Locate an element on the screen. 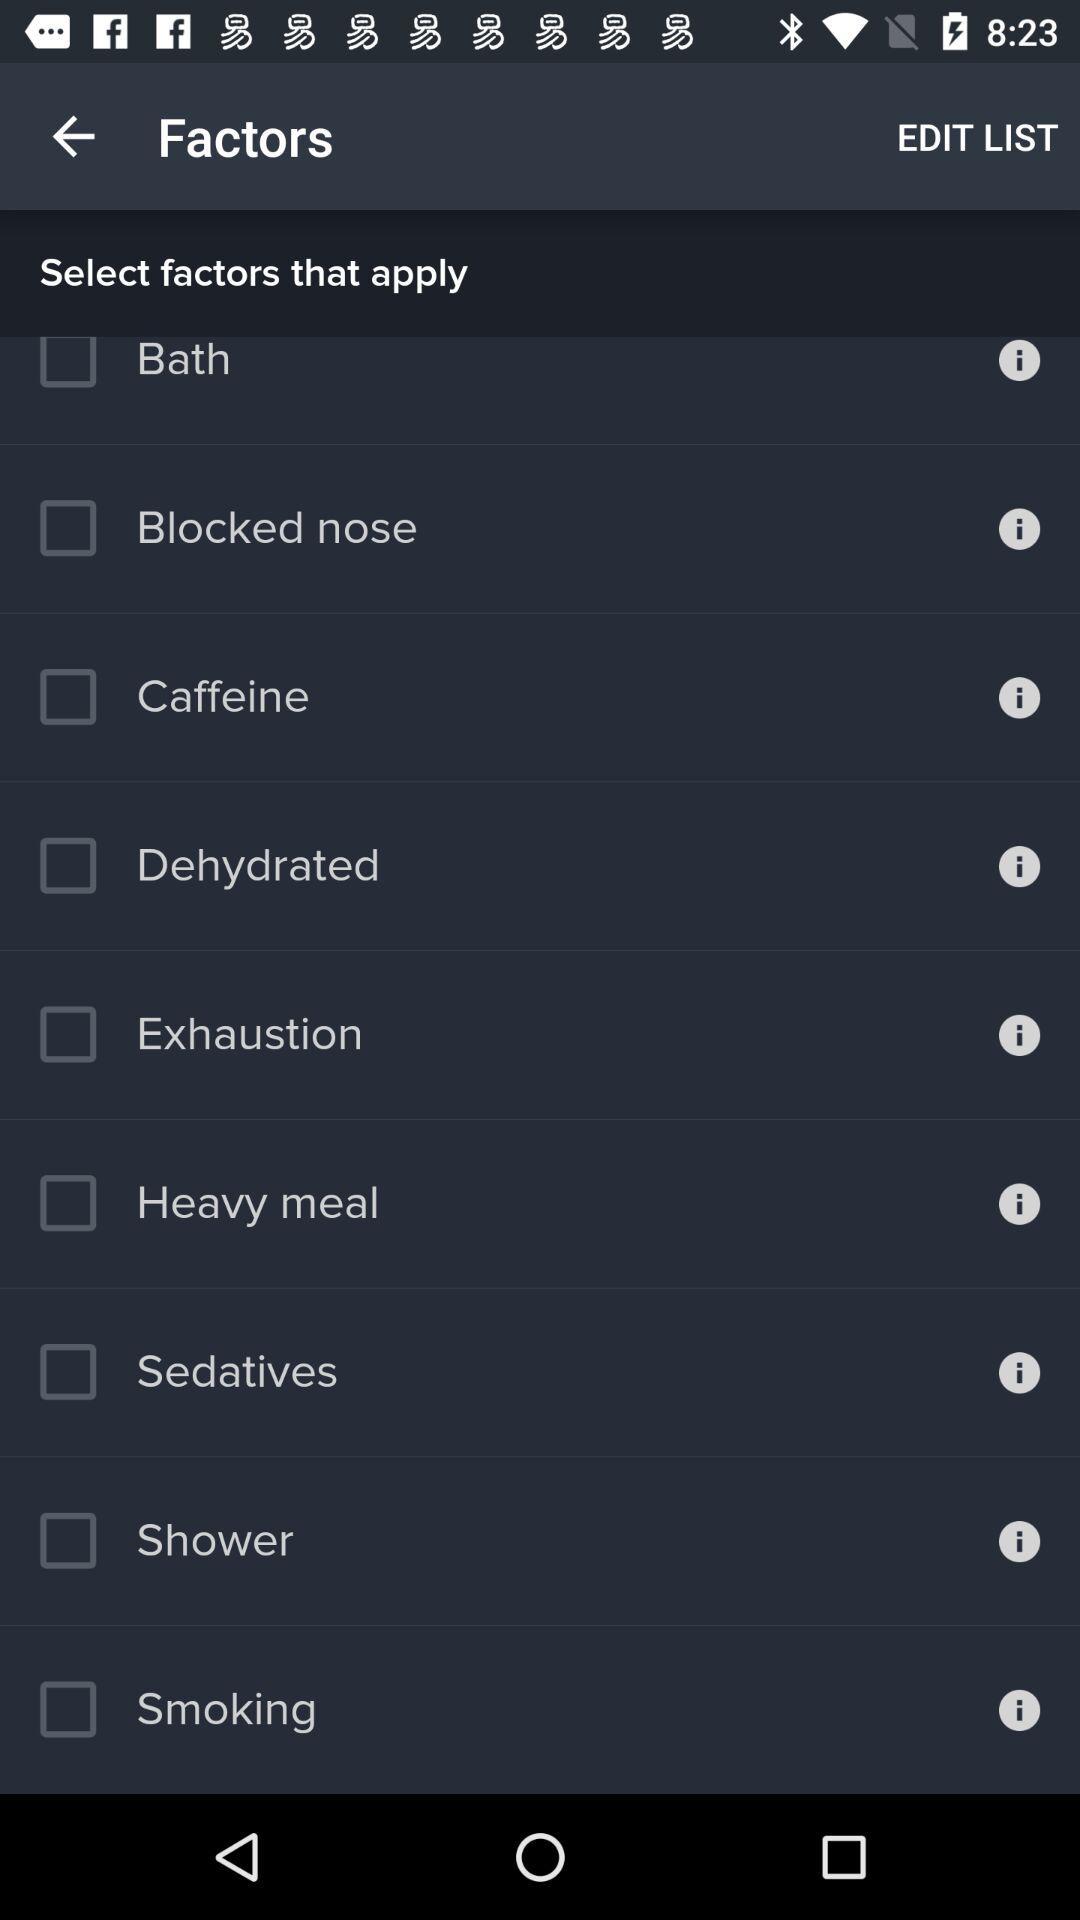 The image size is (1080, 1920). open that option is located at coordinates (1019, 1708).